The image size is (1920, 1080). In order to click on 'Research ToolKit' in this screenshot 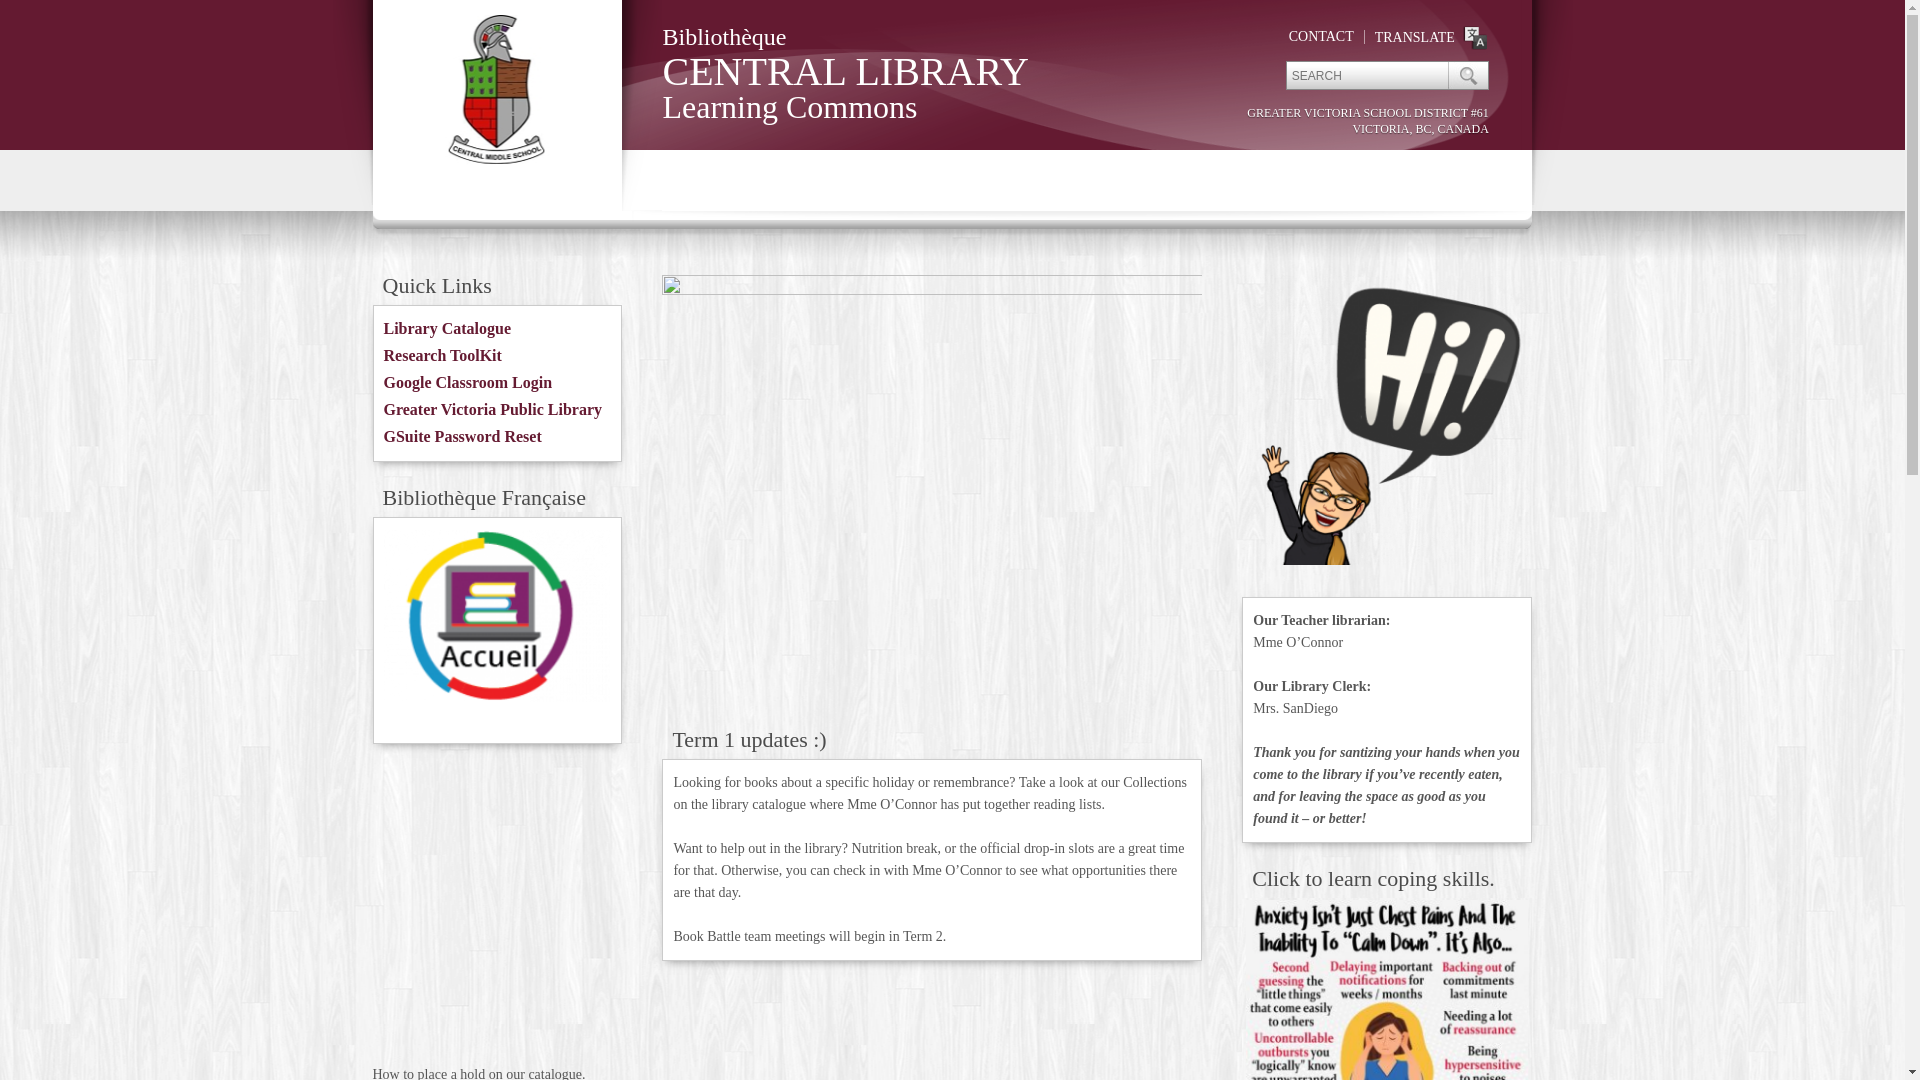, I will do `click(441, 354)`.